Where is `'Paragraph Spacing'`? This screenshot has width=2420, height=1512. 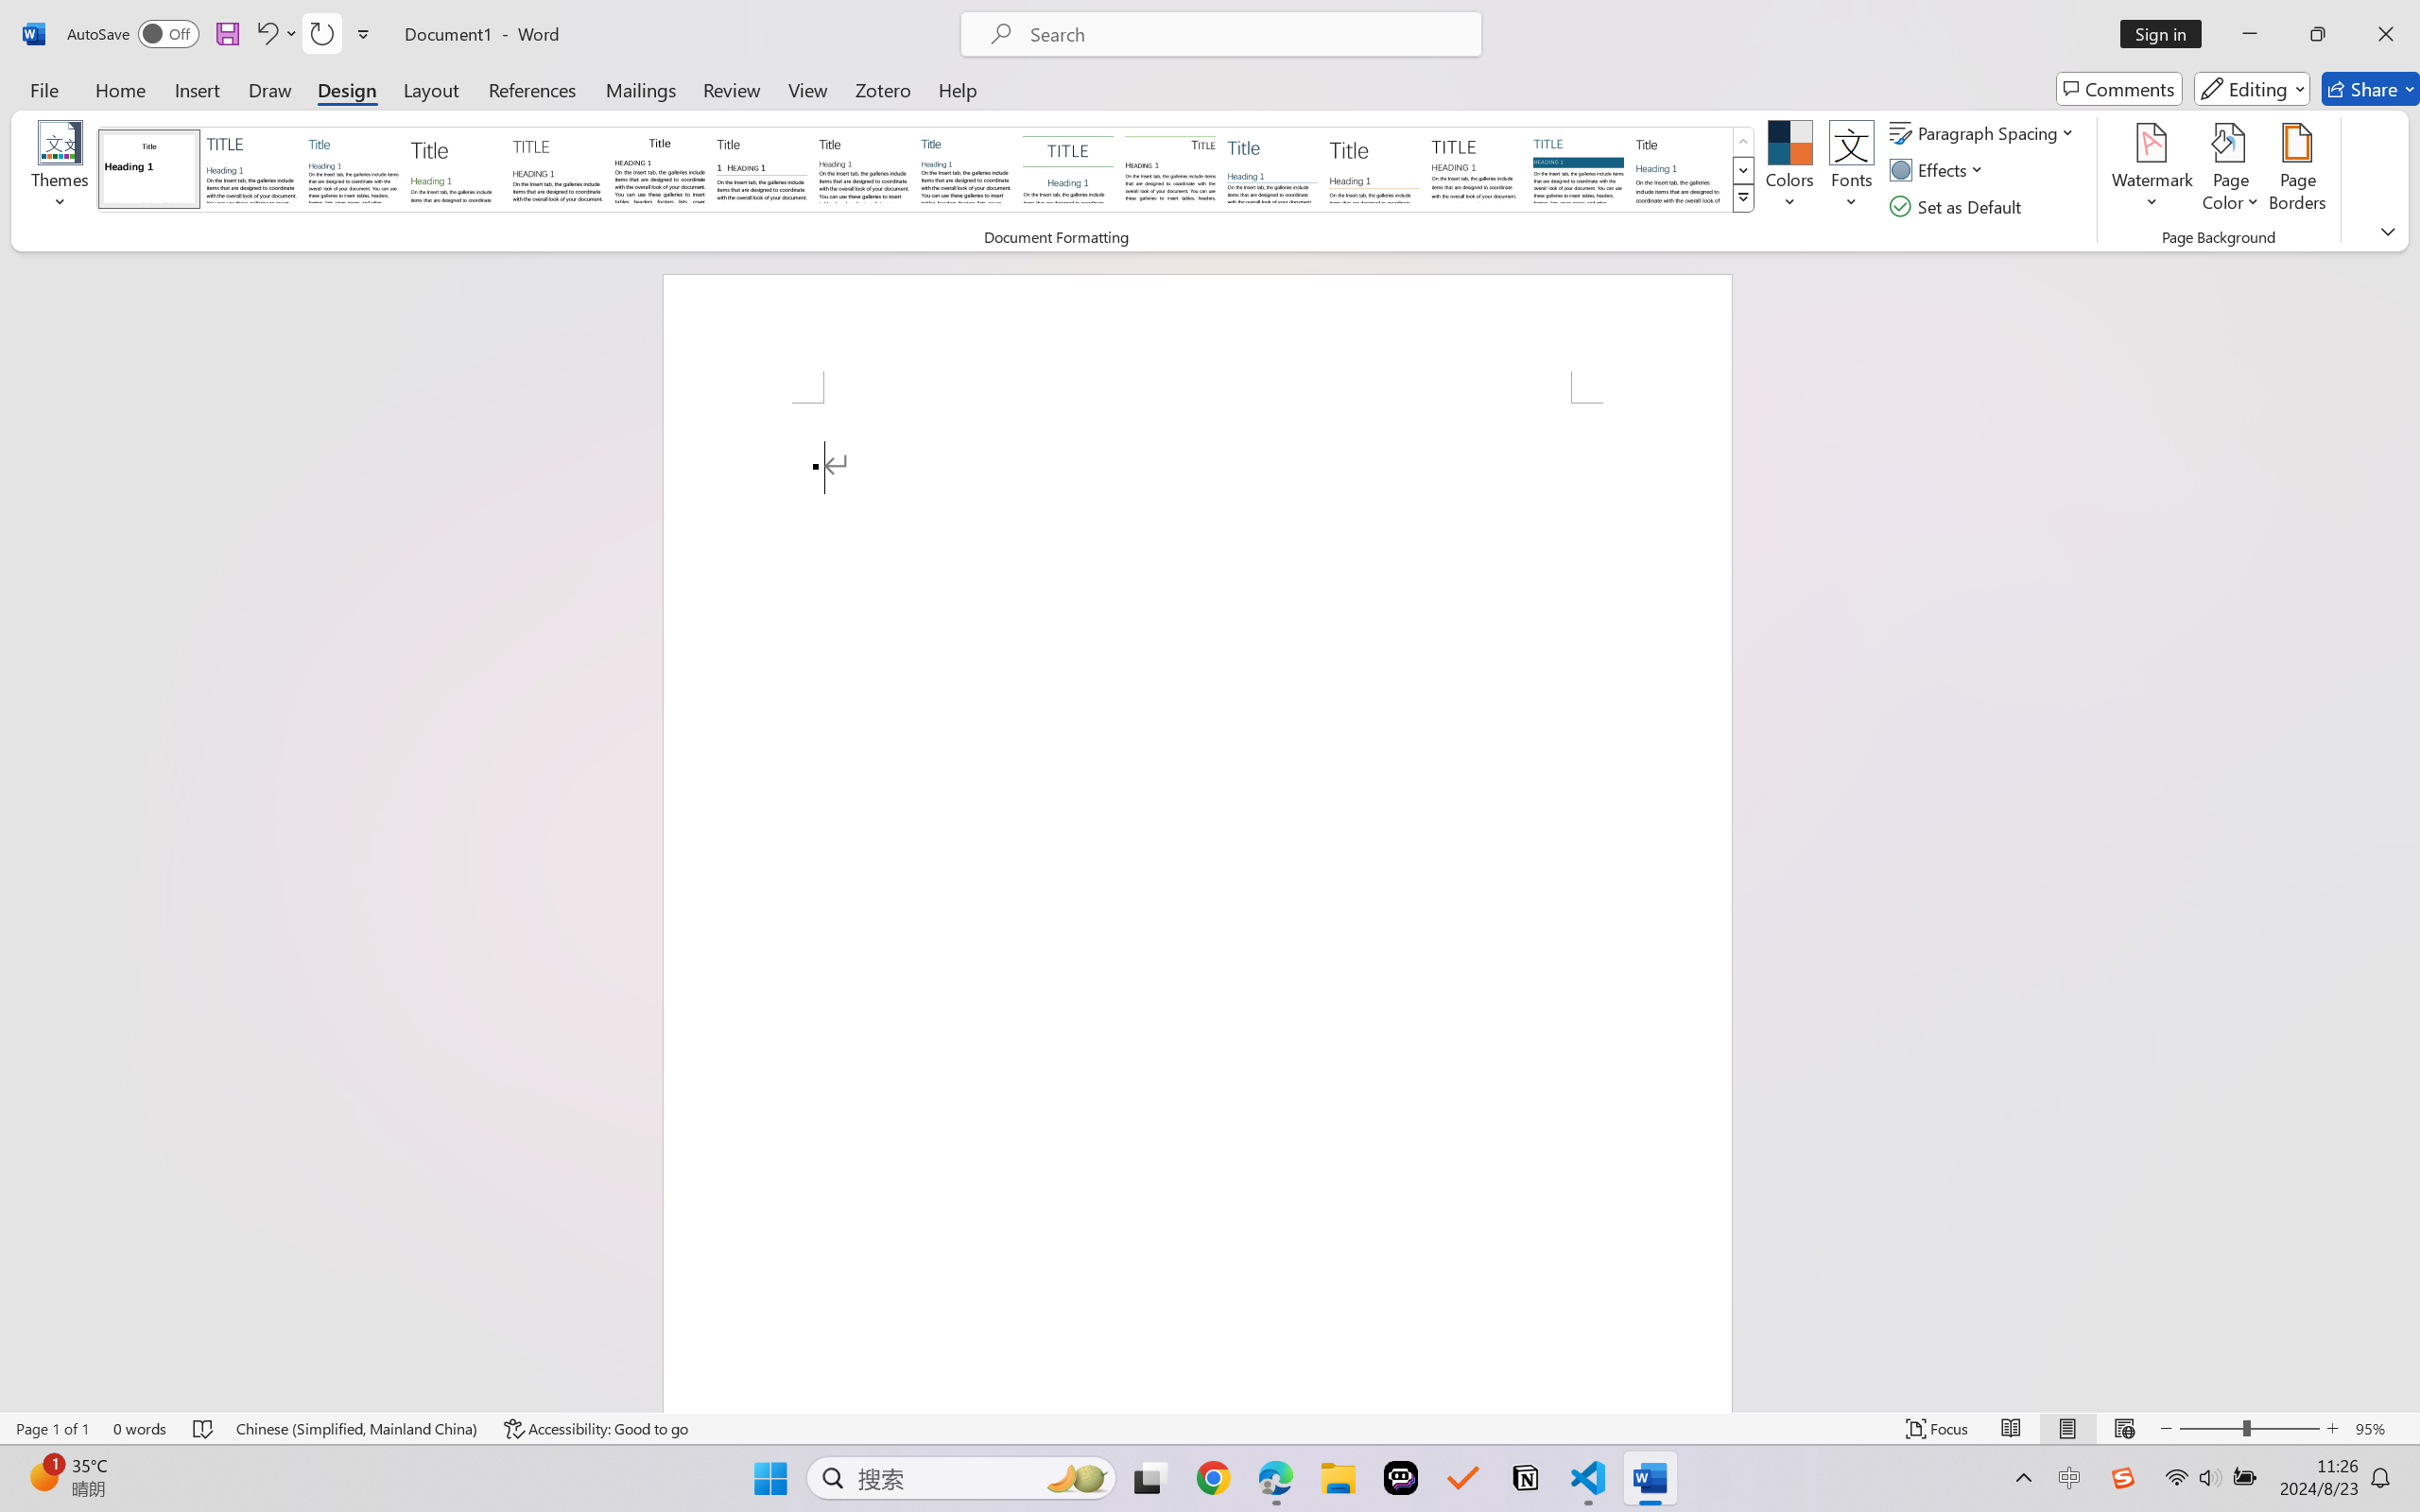
'Paragraph Spacing' is located at coordinates (1984, 131).